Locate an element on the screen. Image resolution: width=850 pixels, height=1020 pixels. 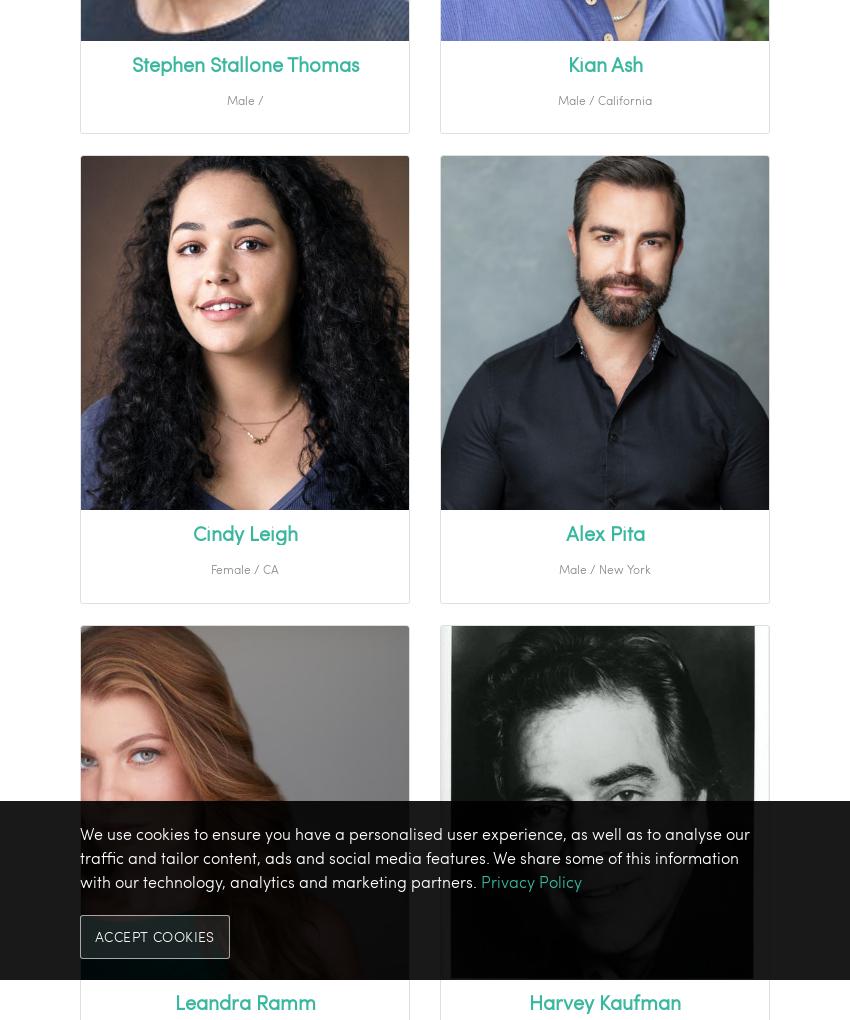
'New York' is located at coordinates (624, 568).